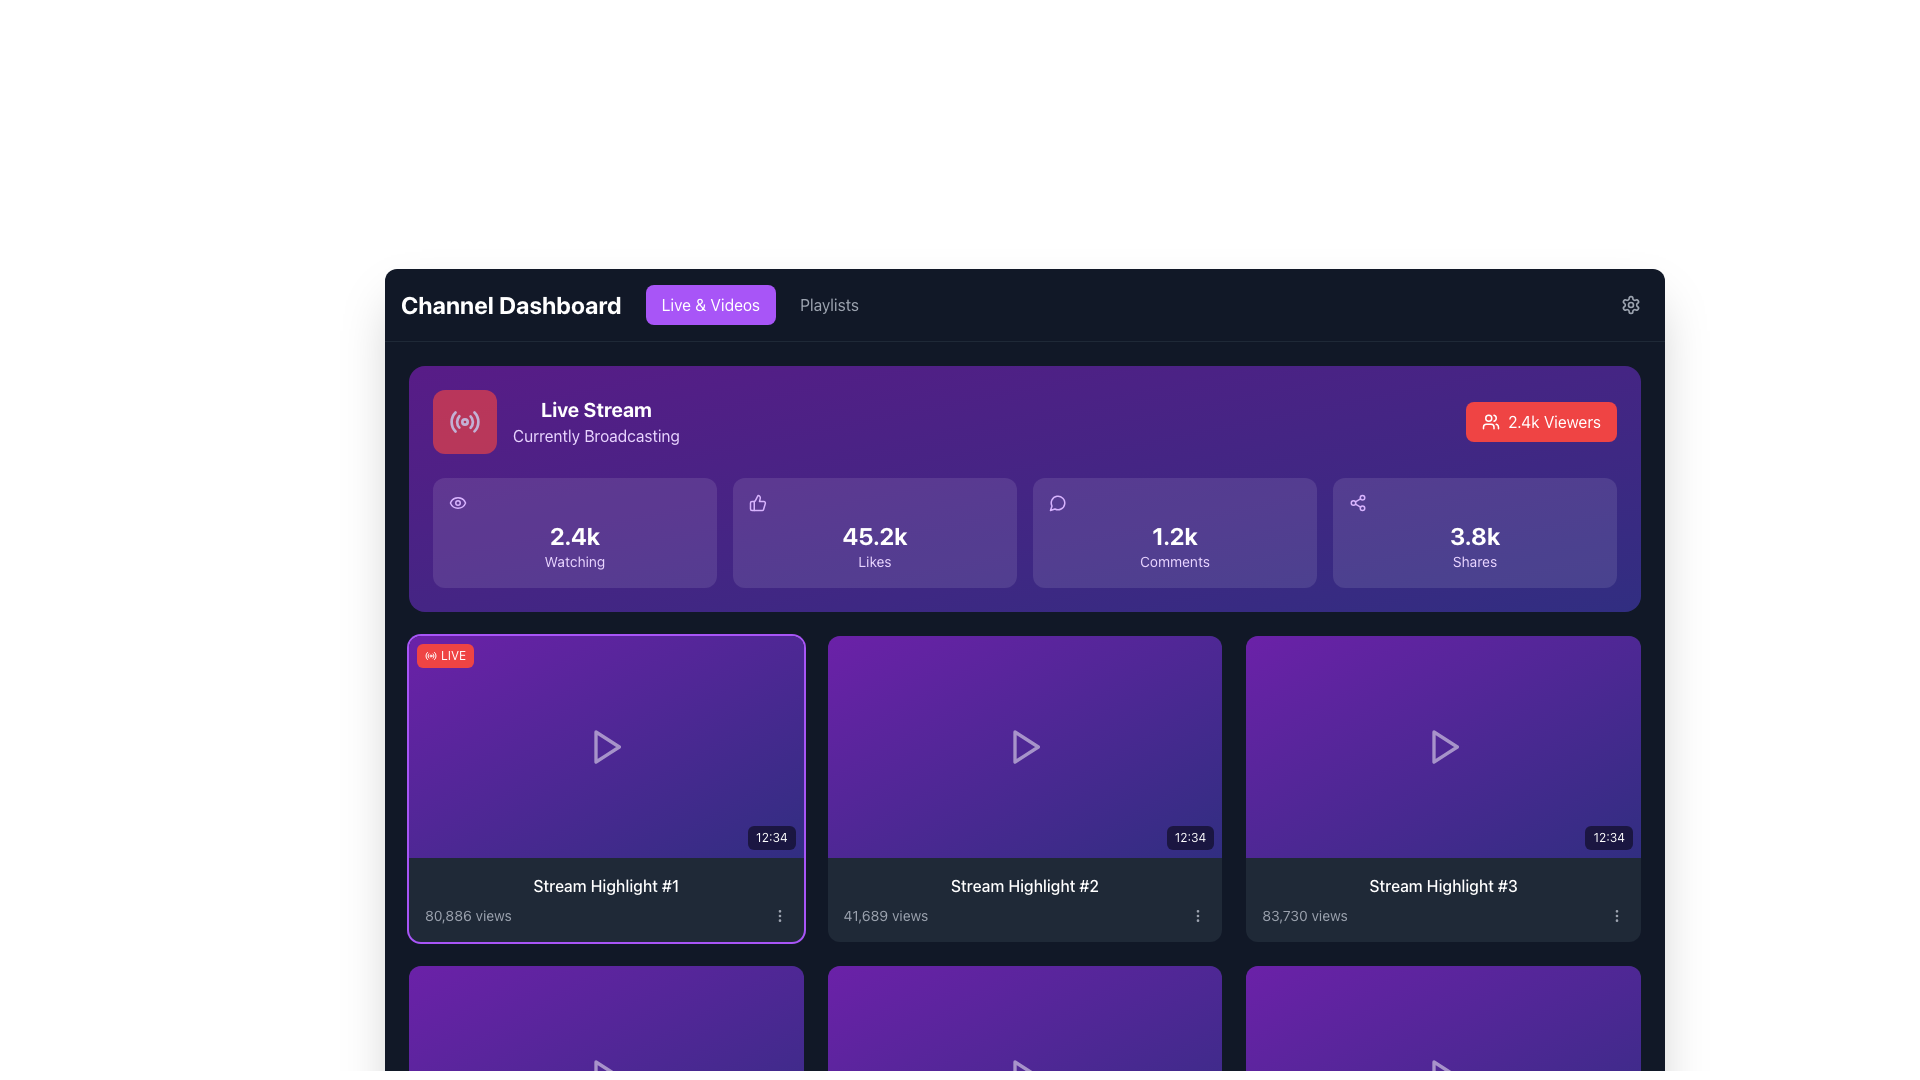 The width and height of the screenshot is (1920, 1080). I want to click on the text label displaying 'Currently Broadcasting' in the 'Live Stream' panel, located below the title 'Live Stream', so click(595, 434).